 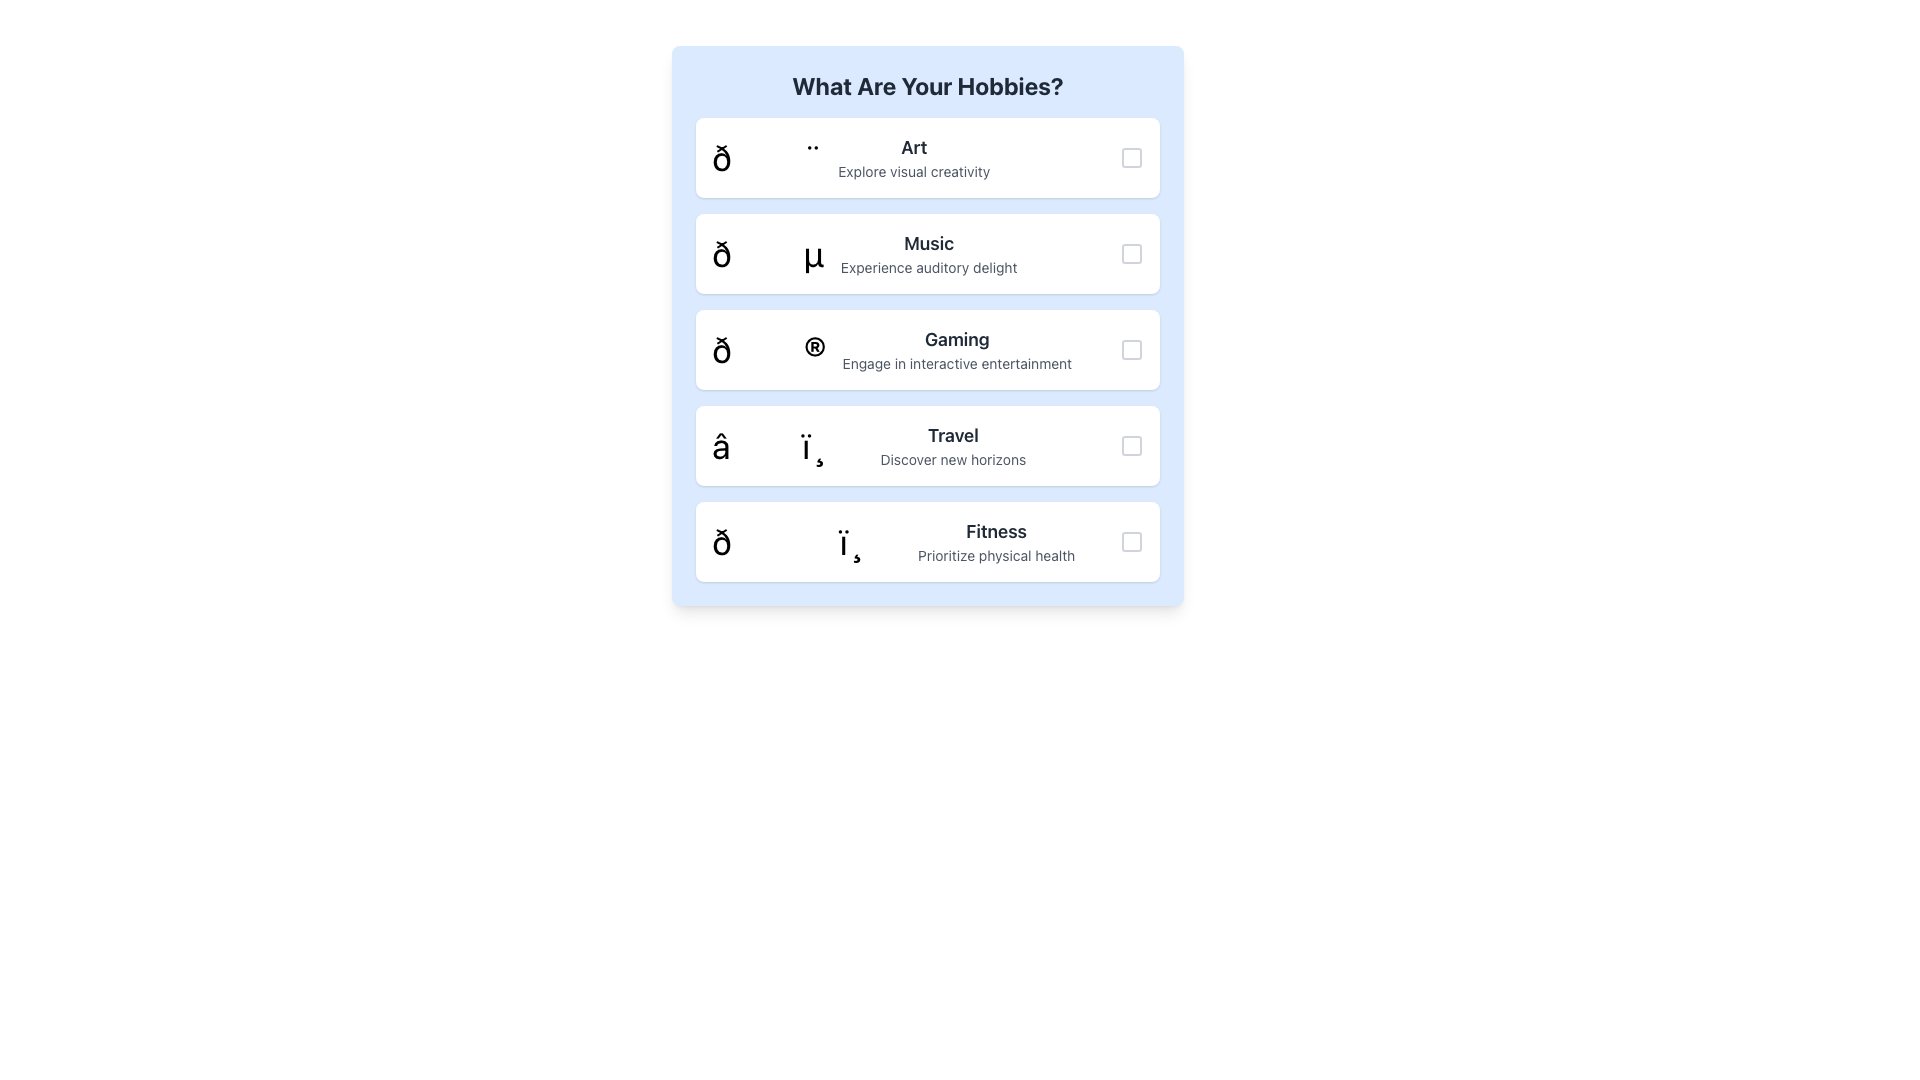 What do you see at coordinates (996, 555) in the screenshot?
I see `the informational text 'Prioritize physical health' located directly below the 'Fitness' option in the vertical list of options` at bounding box center [996, 555].